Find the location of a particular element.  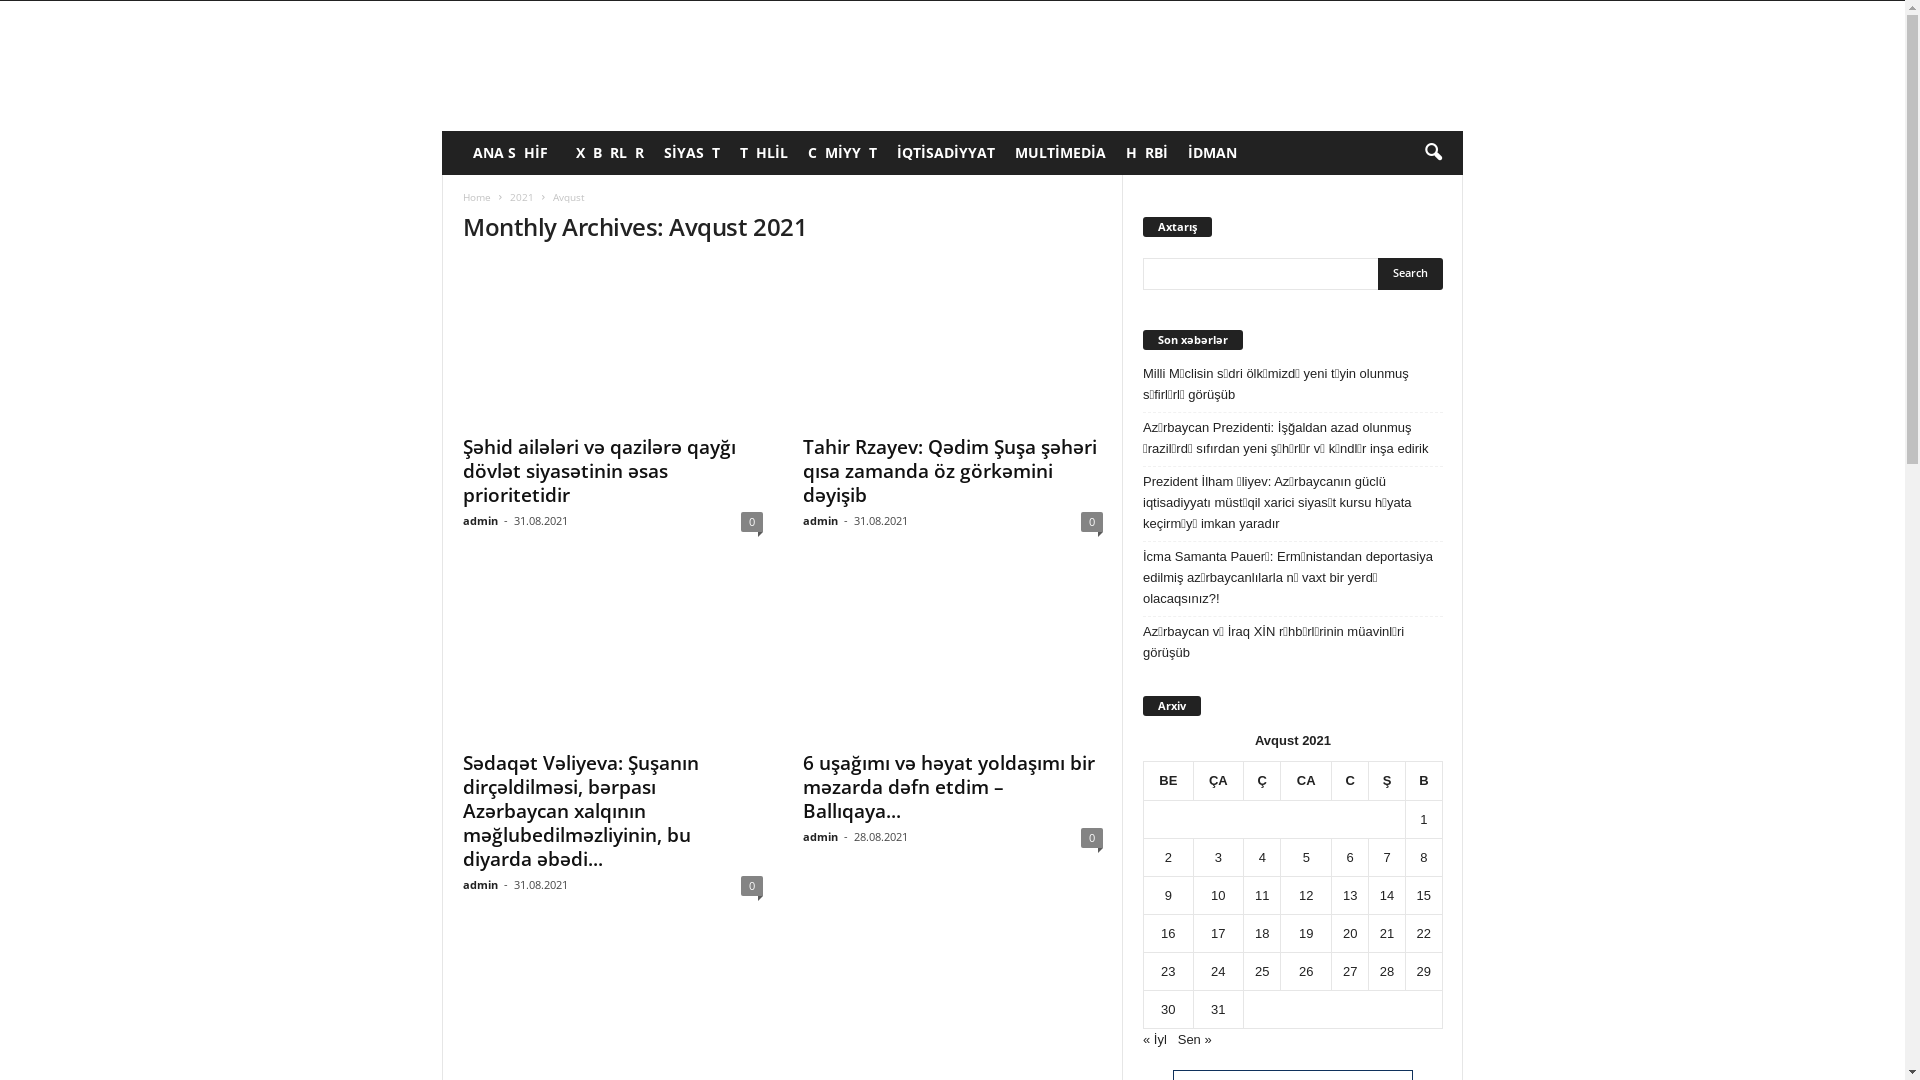

'Home' is located at coordinates (475, 196).